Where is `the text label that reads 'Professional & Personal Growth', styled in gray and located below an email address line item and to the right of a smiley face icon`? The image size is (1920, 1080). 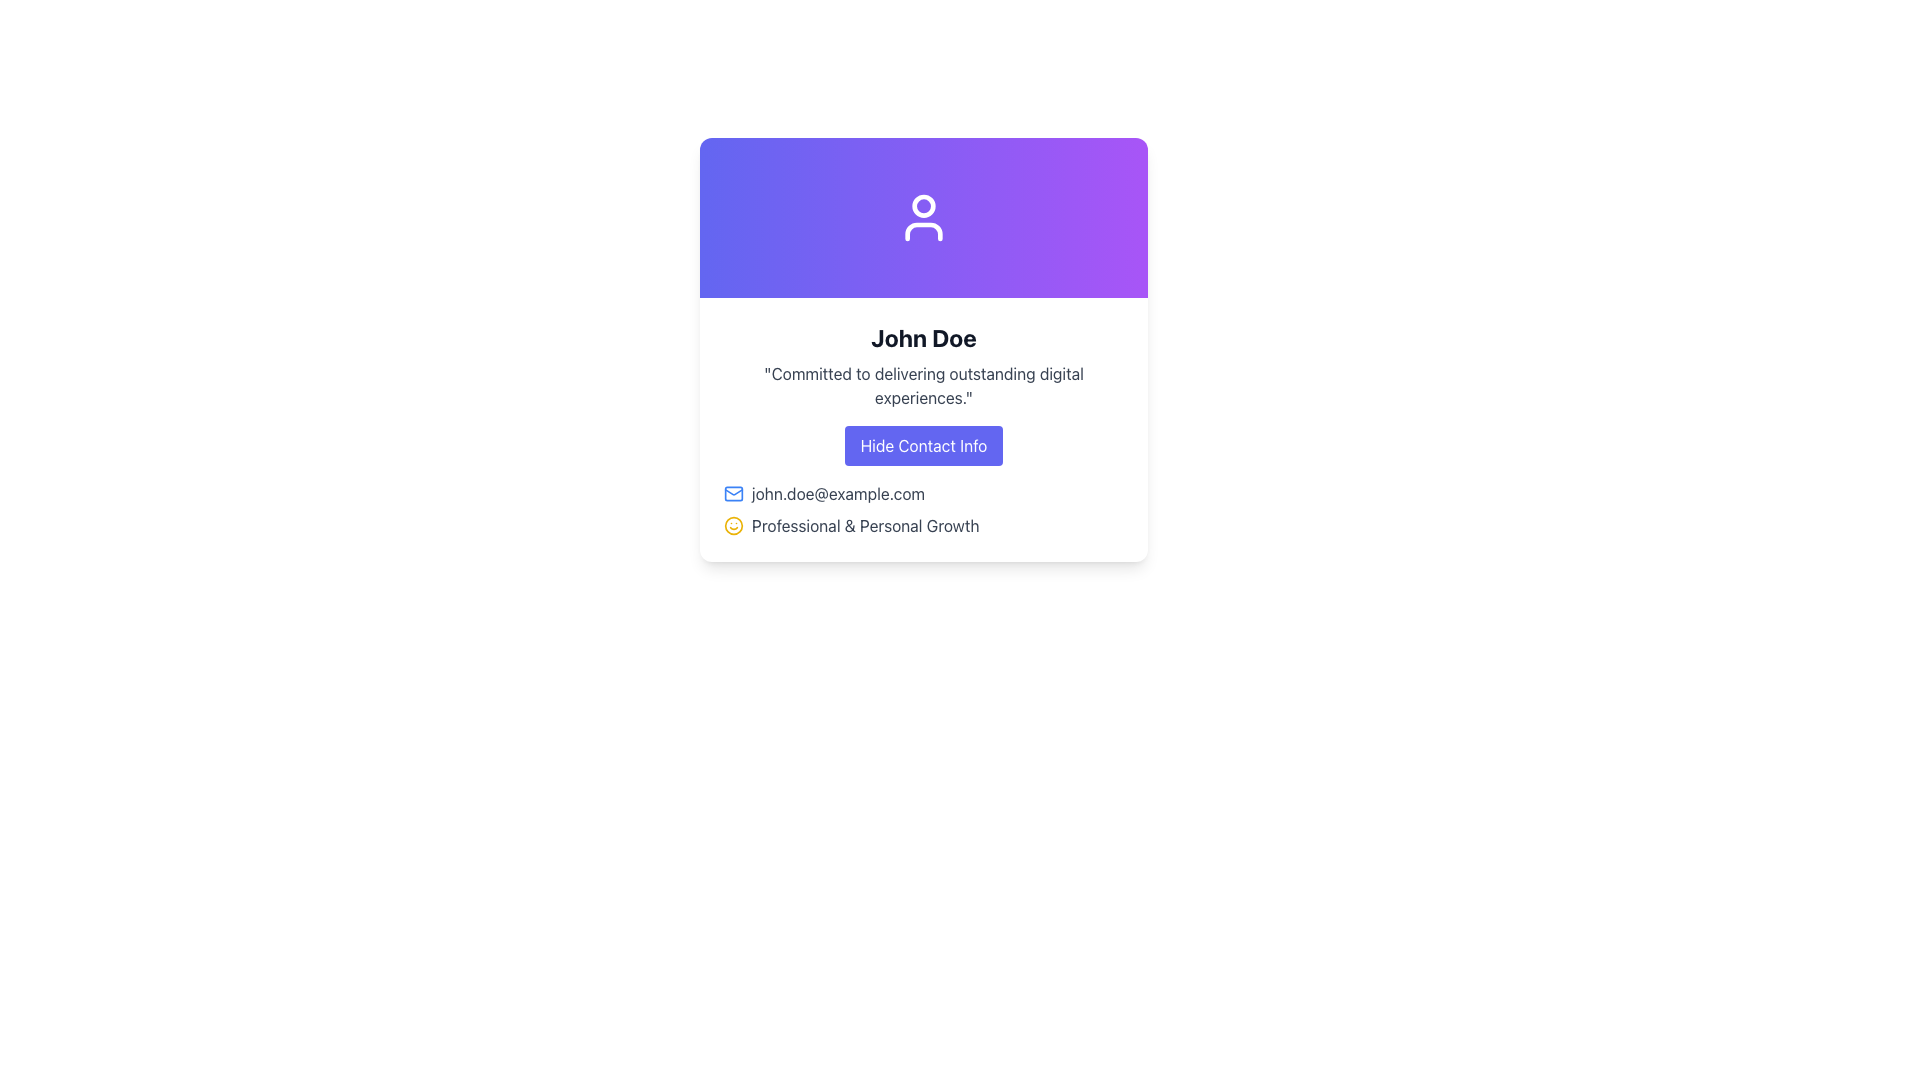
the text label that reads 'Professional & Personal Growth', styled in gray and located below an email address line item and to the right of a smiley face icon is located at coordinates (865, 524).